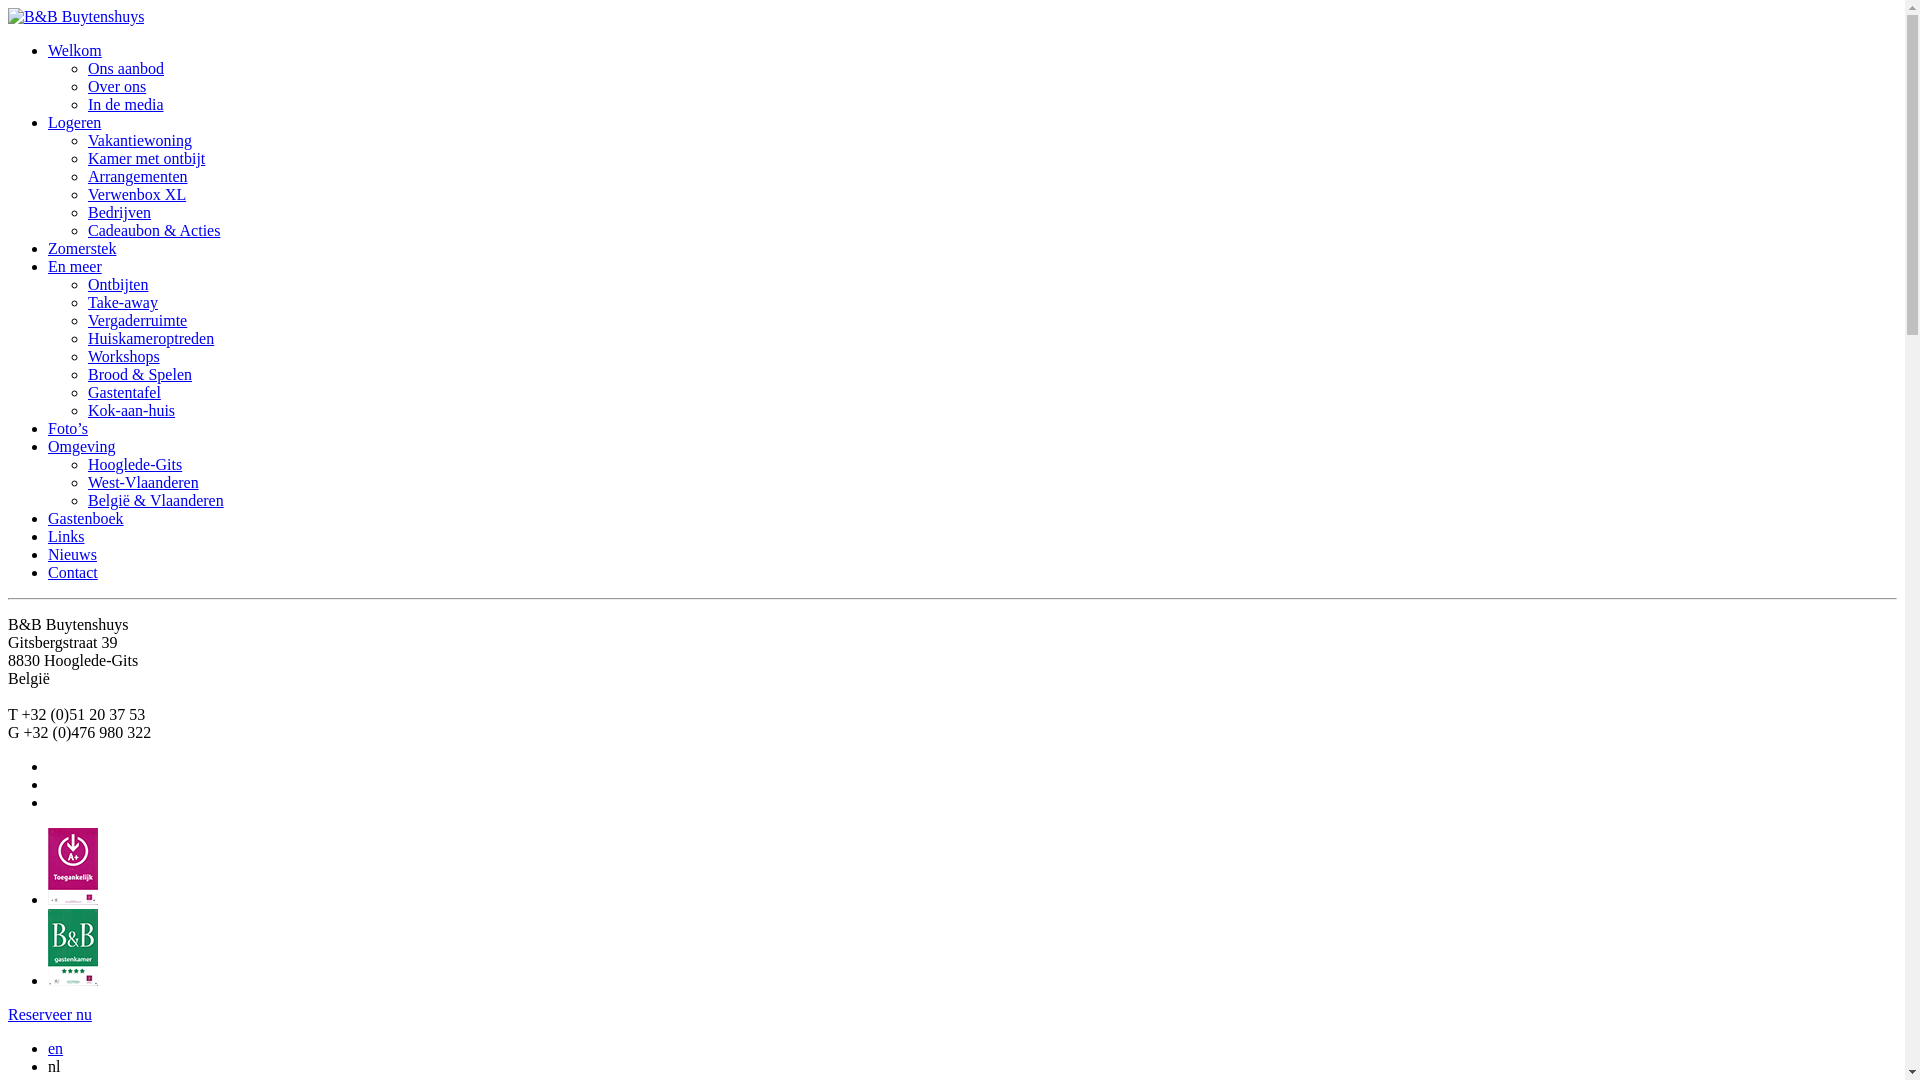  Describe the element at coordinates (76, 16) in the screenshot. I see `'B&B Buytenshuys'` at that location.